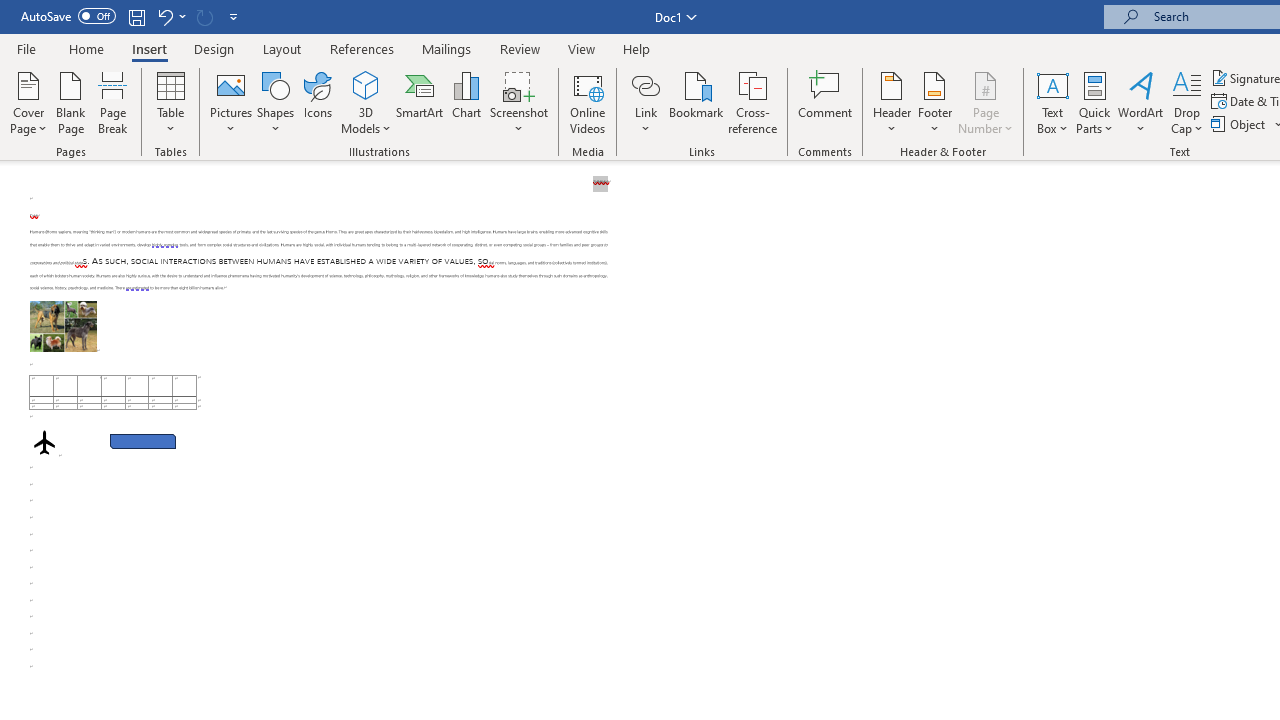 This screenshot has height=720, width=1280. Describe the element at coordinates (170, 103) in the screenshot. I see `'Table'` at that location.